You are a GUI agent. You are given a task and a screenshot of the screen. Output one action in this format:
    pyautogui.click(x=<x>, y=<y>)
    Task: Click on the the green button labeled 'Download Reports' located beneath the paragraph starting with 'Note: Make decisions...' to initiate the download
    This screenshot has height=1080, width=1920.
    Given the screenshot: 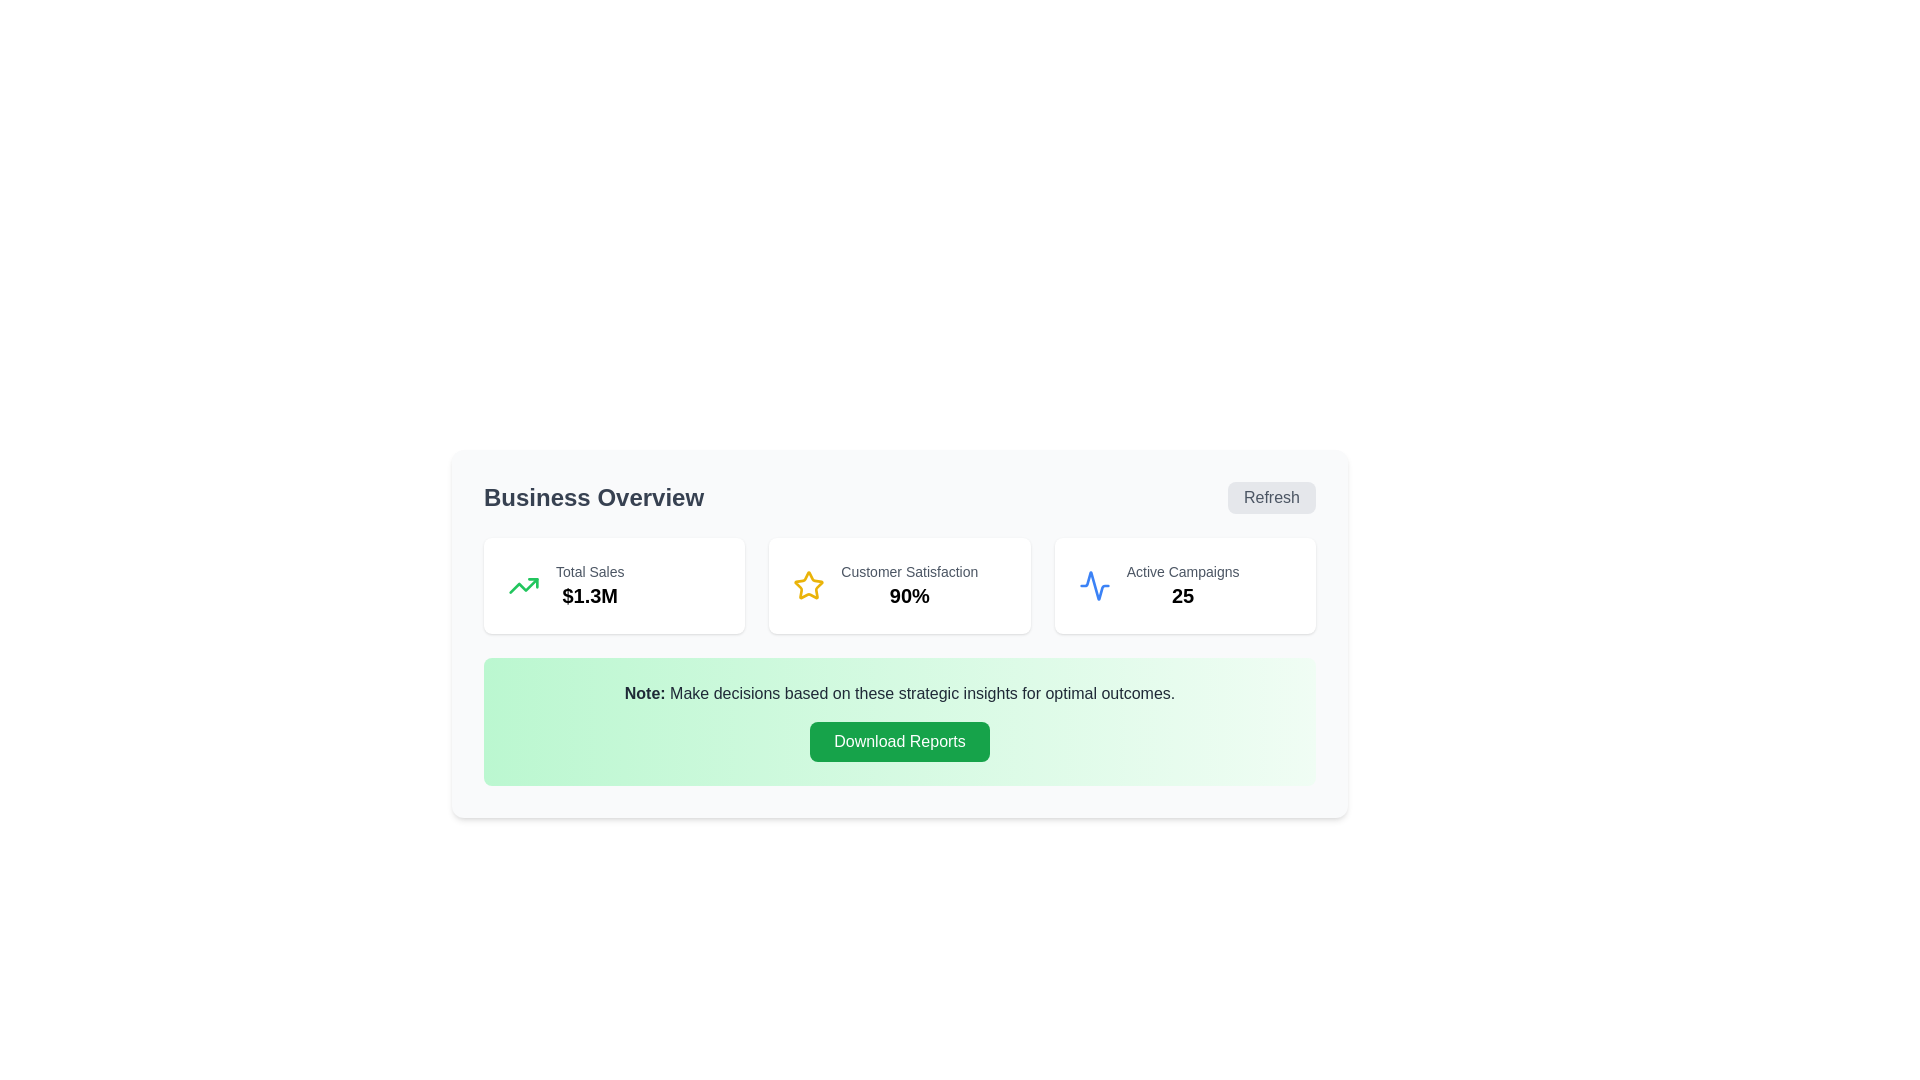 What is the action you would take?
    pyautogui.click(x=899, y=721)
    